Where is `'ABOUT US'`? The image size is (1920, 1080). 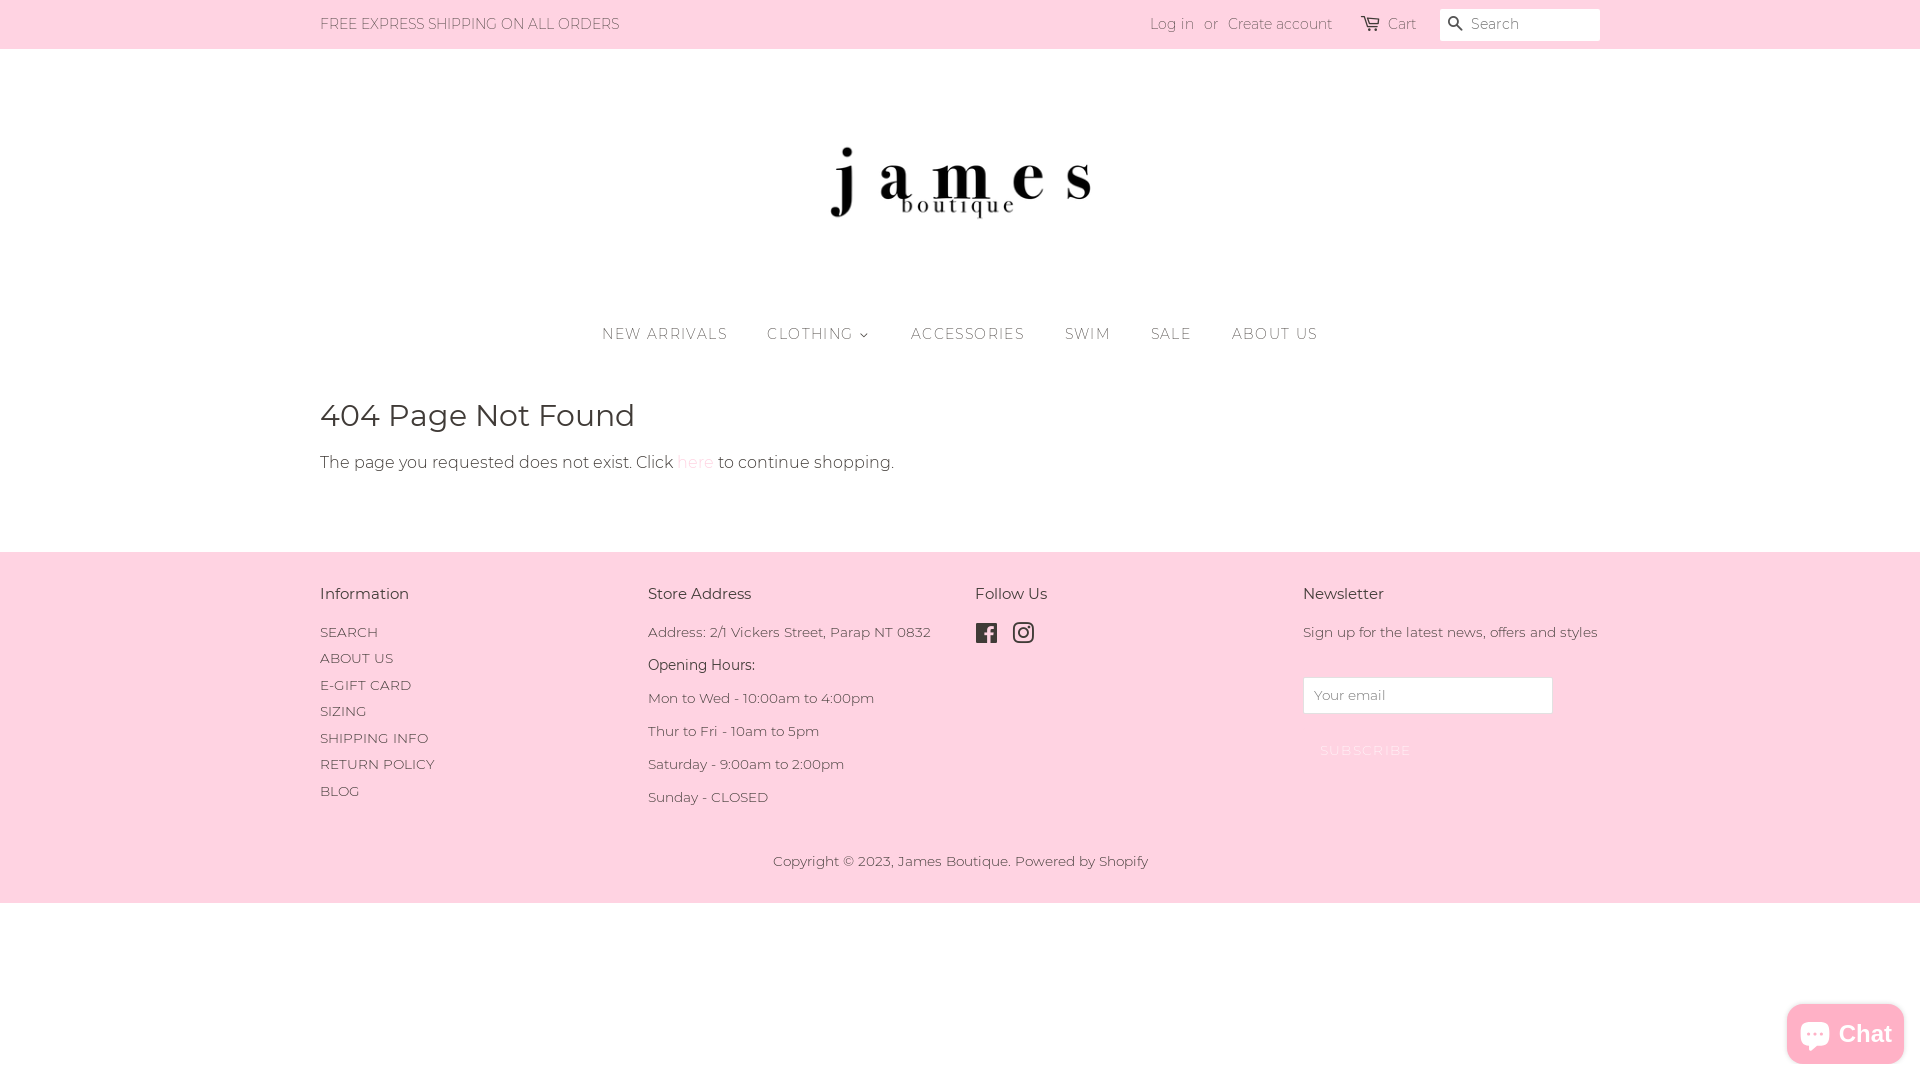
'ABOUT US' is located at coordinates (356, 658).